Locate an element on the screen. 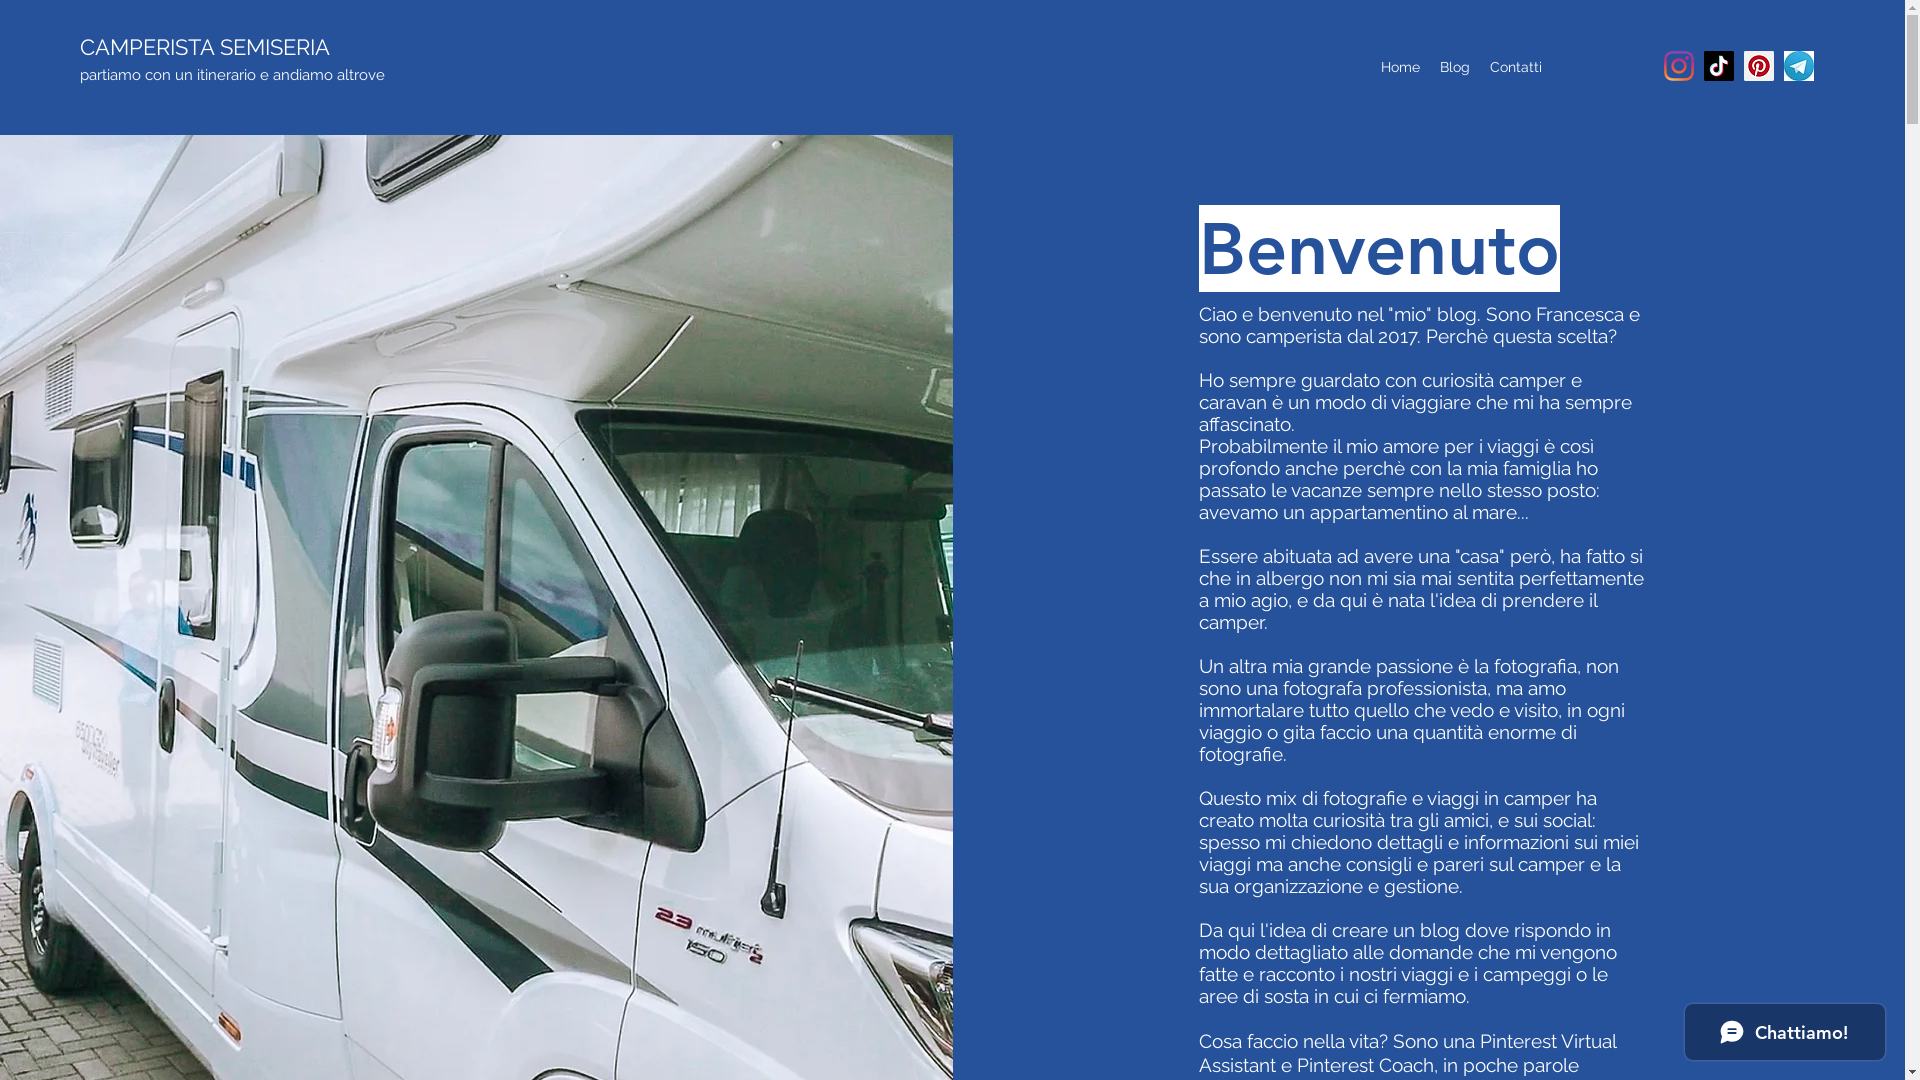 The image size is (1920, 1080). 'Home' is located at coordinates (1399, 65).